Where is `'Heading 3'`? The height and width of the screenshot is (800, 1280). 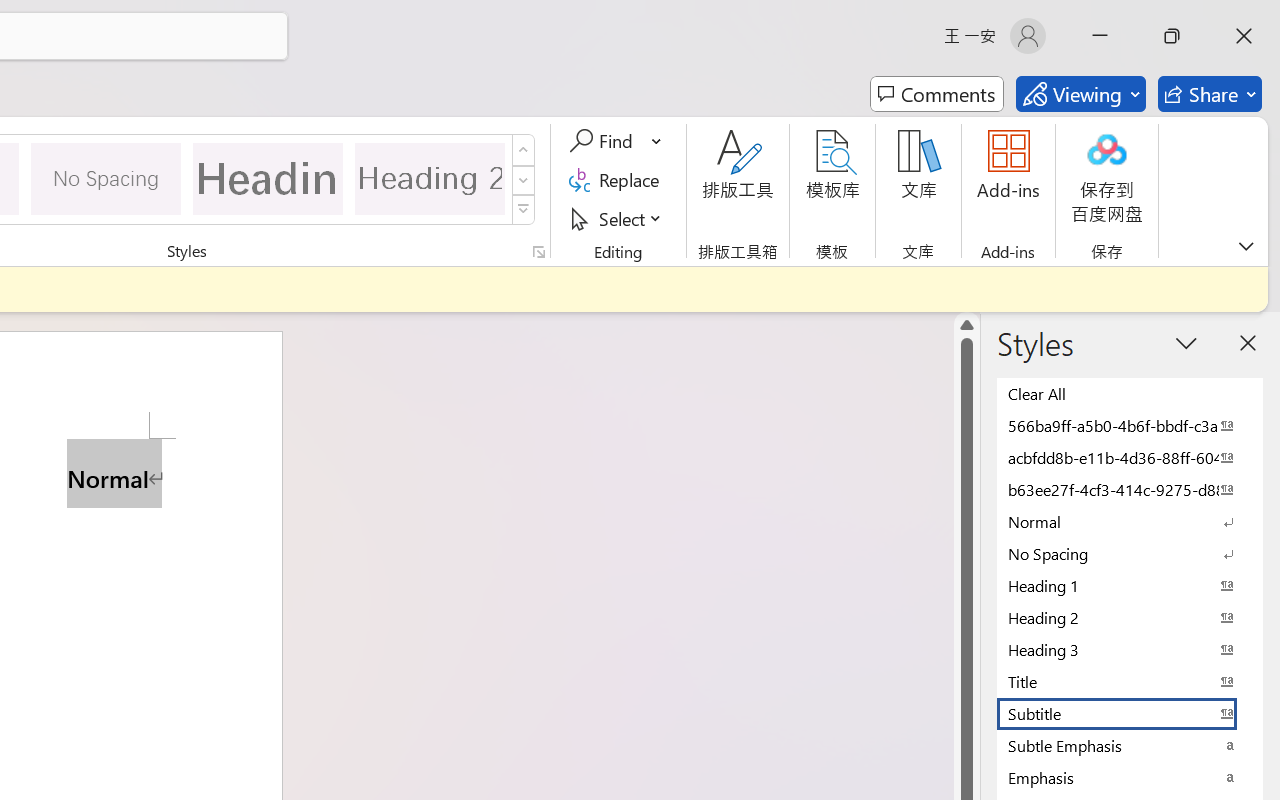 'Heading 3' is located at coordinates (1130, 648).